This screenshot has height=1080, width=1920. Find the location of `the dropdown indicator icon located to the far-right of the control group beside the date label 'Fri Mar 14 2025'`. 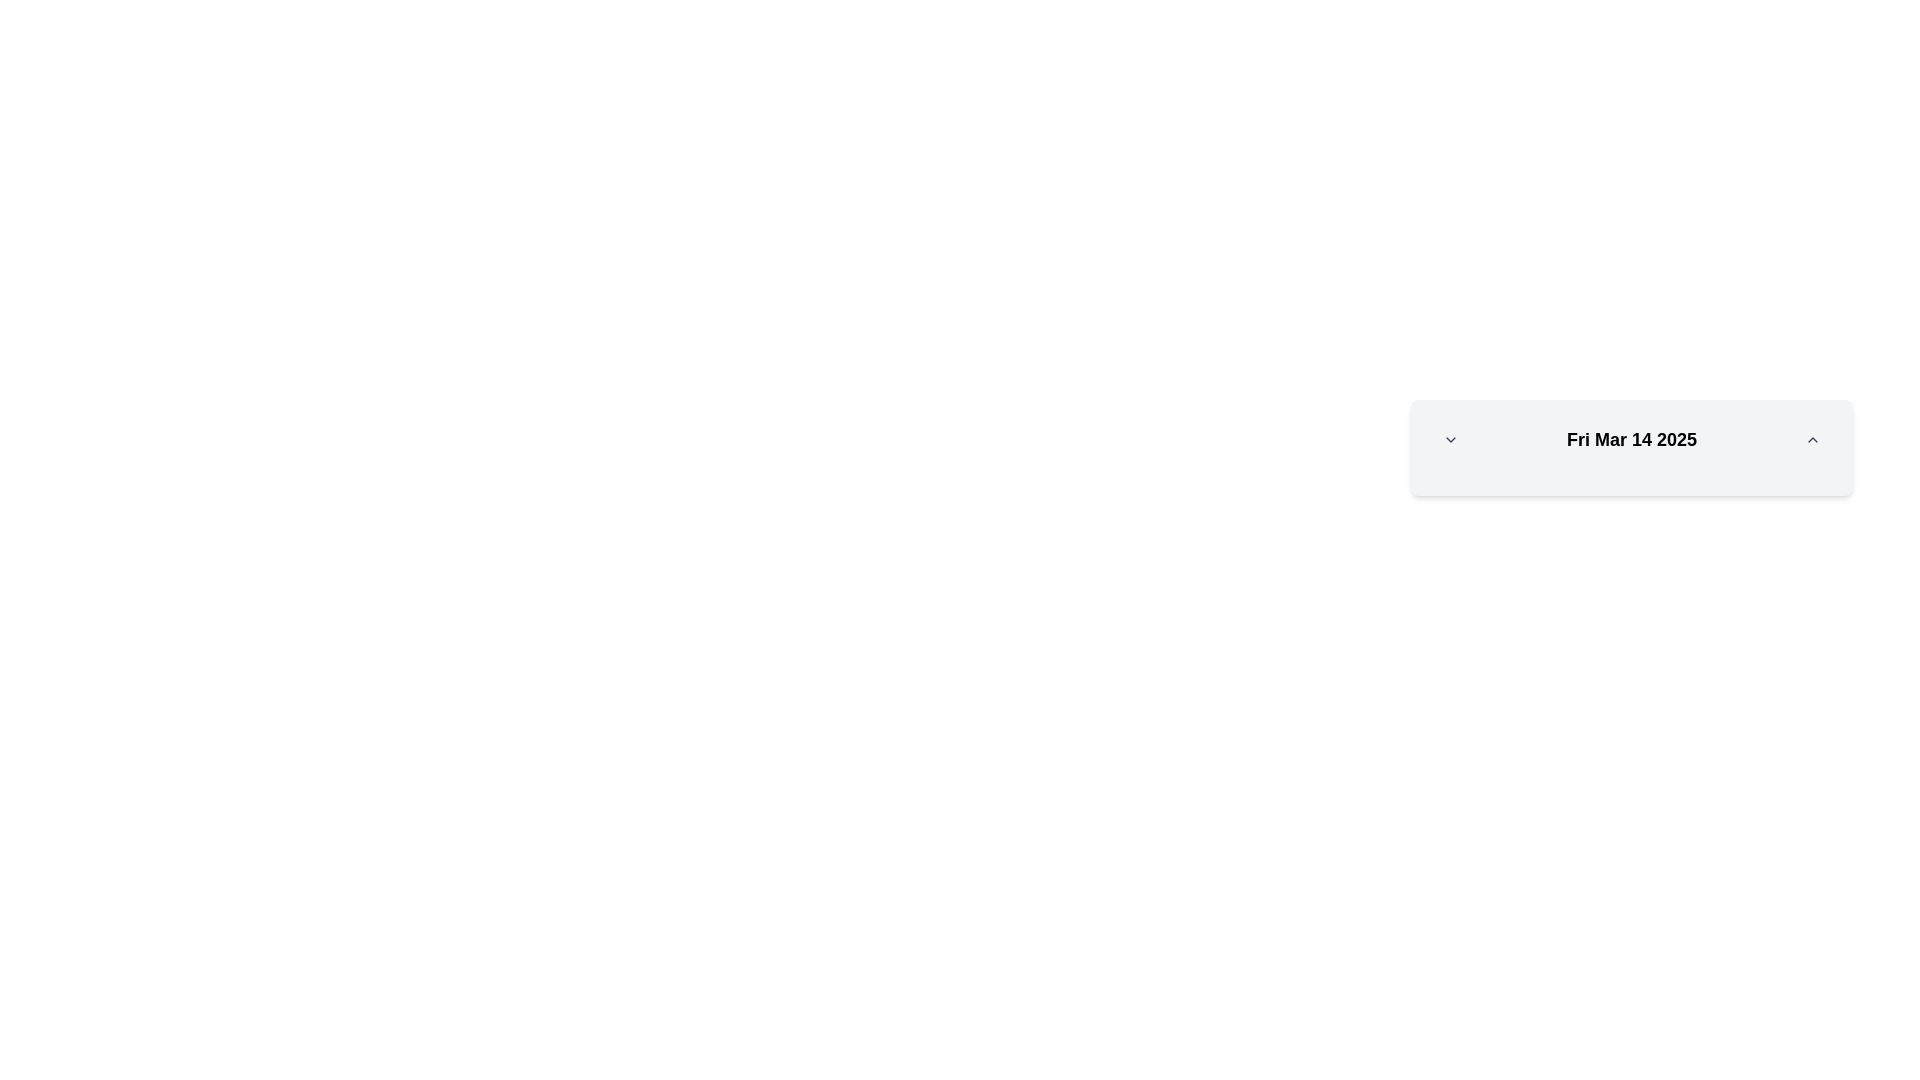

the dropdown indicator icon located to the far-right of the control group beside the date label 'Fri Mar 14 2025' is located at coordinates (1450, 438).